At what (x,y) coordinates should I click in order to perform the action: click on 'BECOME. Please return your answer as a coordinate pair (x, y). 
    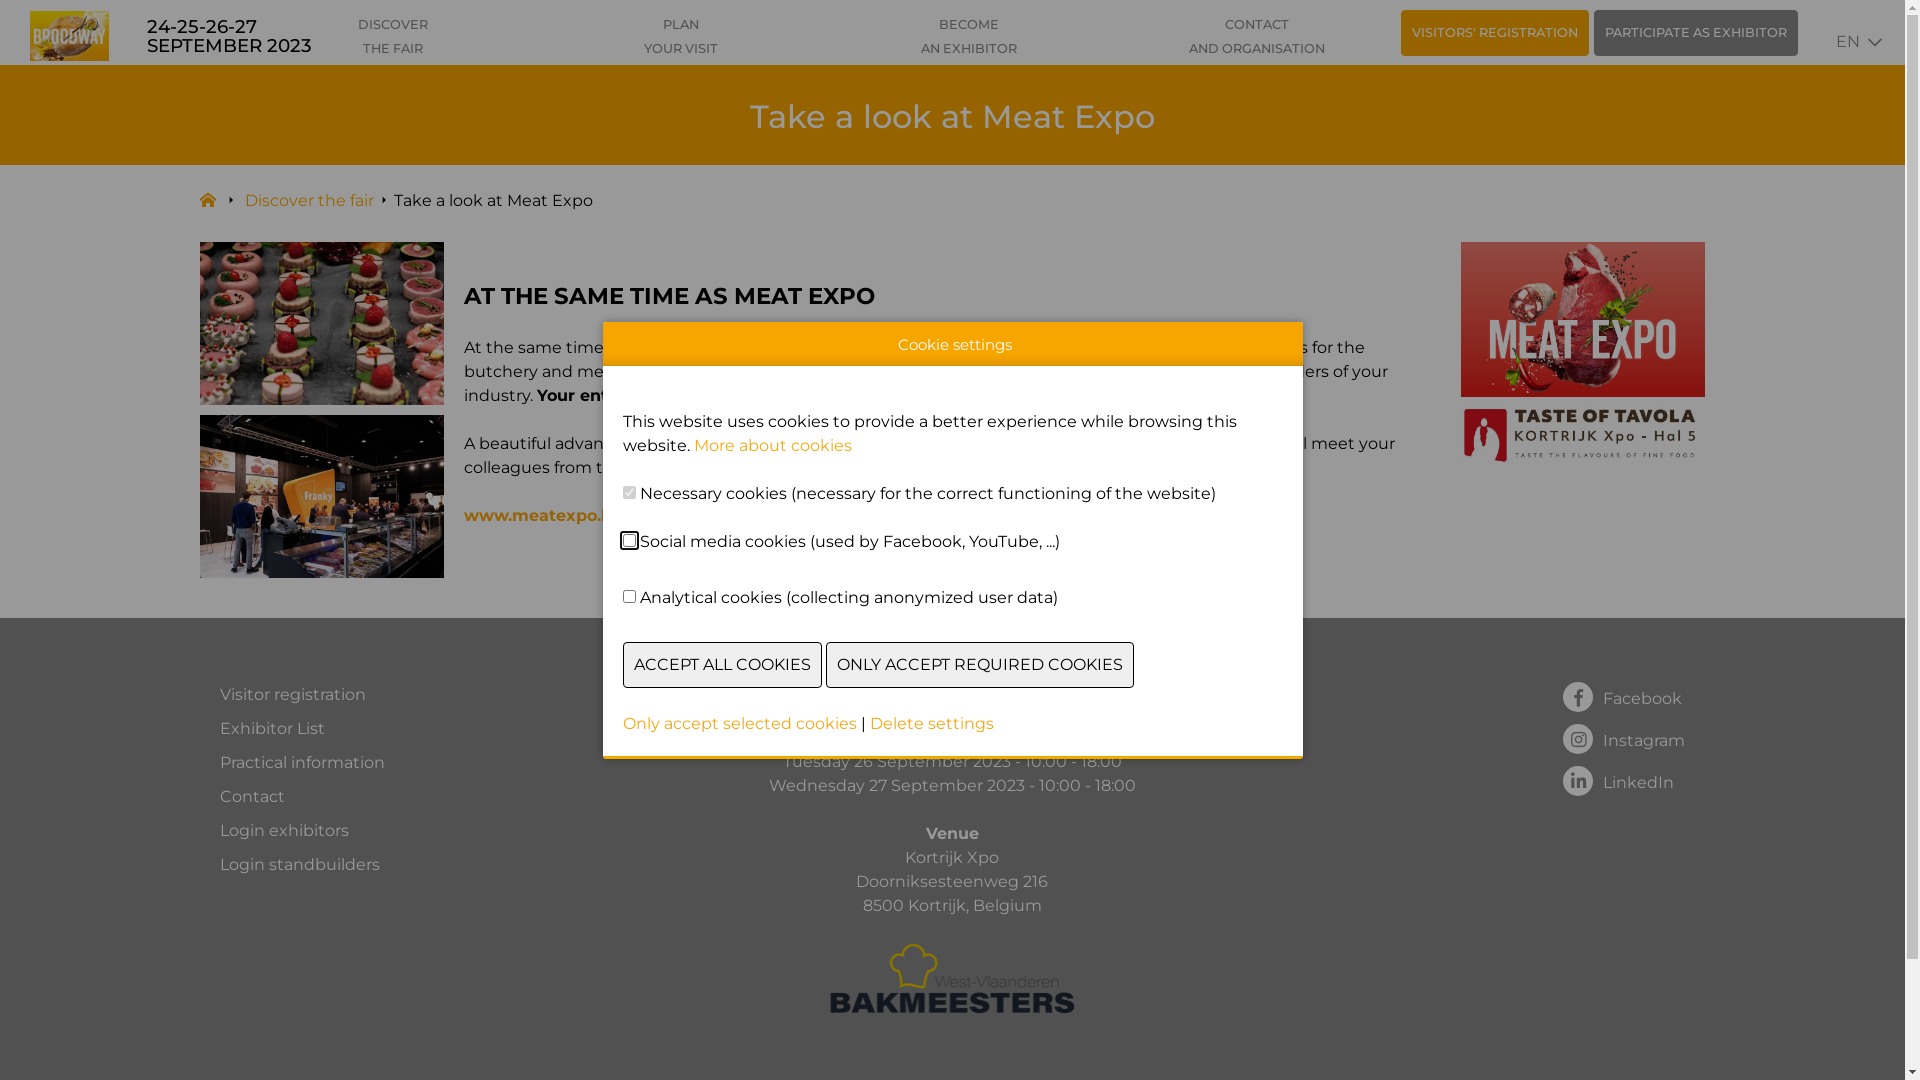
    Looking at the image, I should click on (969, 37).